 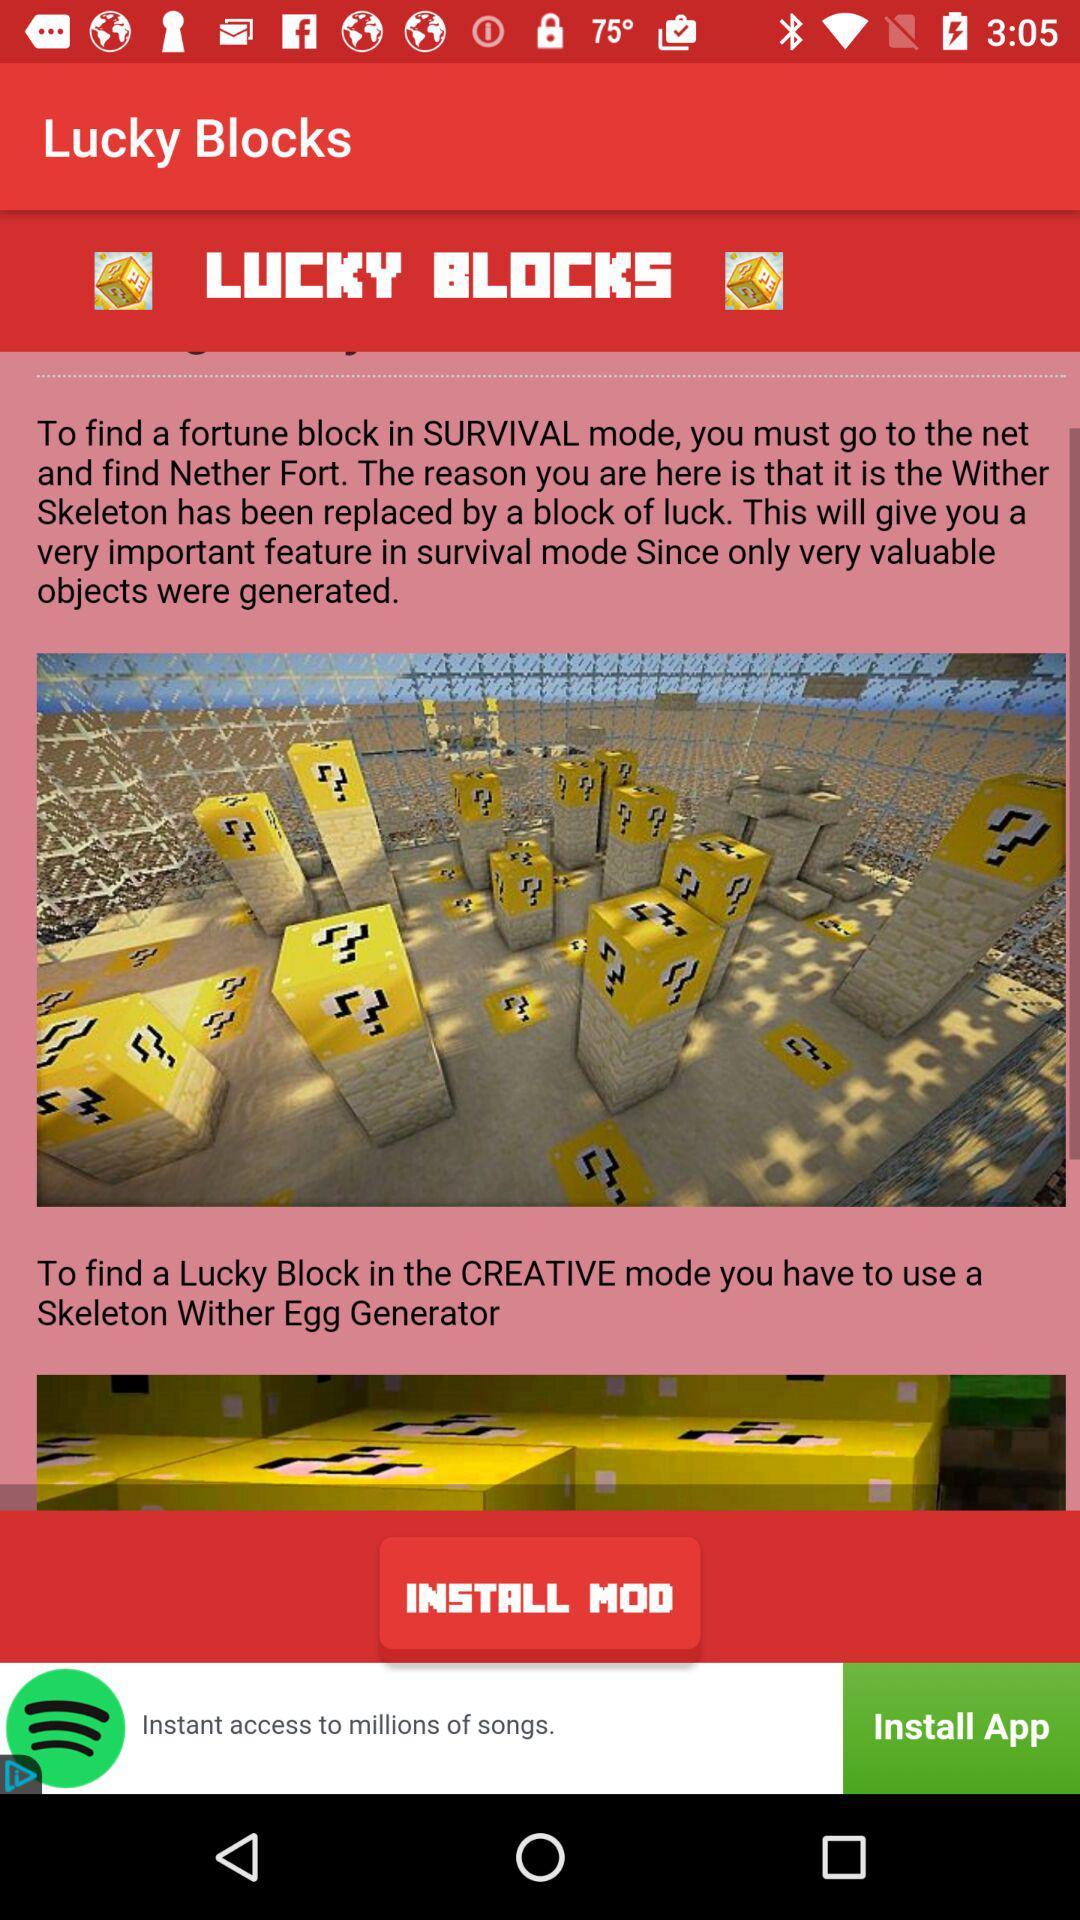 What do you see at coordinates (540, 930) in the screenshot?
I see `share the article` at bounding box center [540, 930].